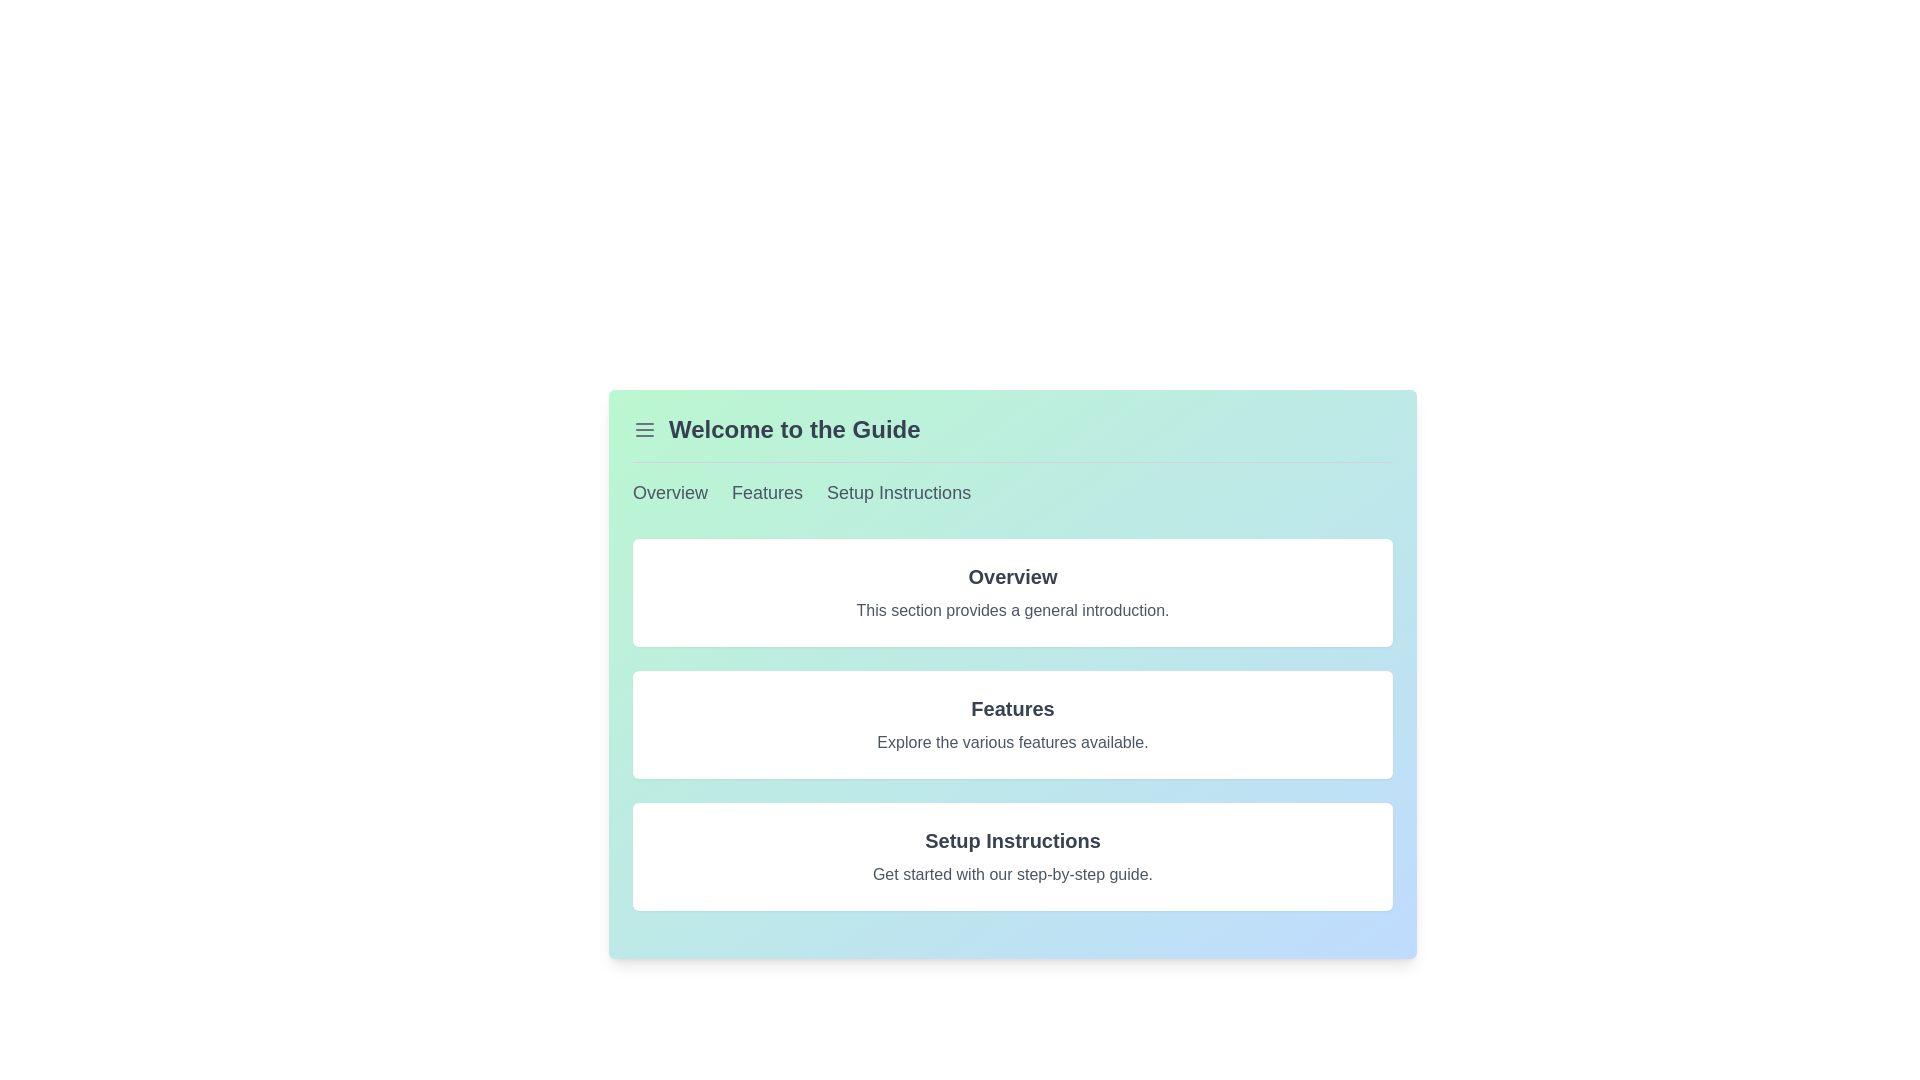 This screenshot has width=1920, height=1080. What do you see at coordinates (670, 493) in the screenshot?
I see `the 'Overview' hyperlink located in the top-left horizontal menu bar` at bounding box center [670, 493].